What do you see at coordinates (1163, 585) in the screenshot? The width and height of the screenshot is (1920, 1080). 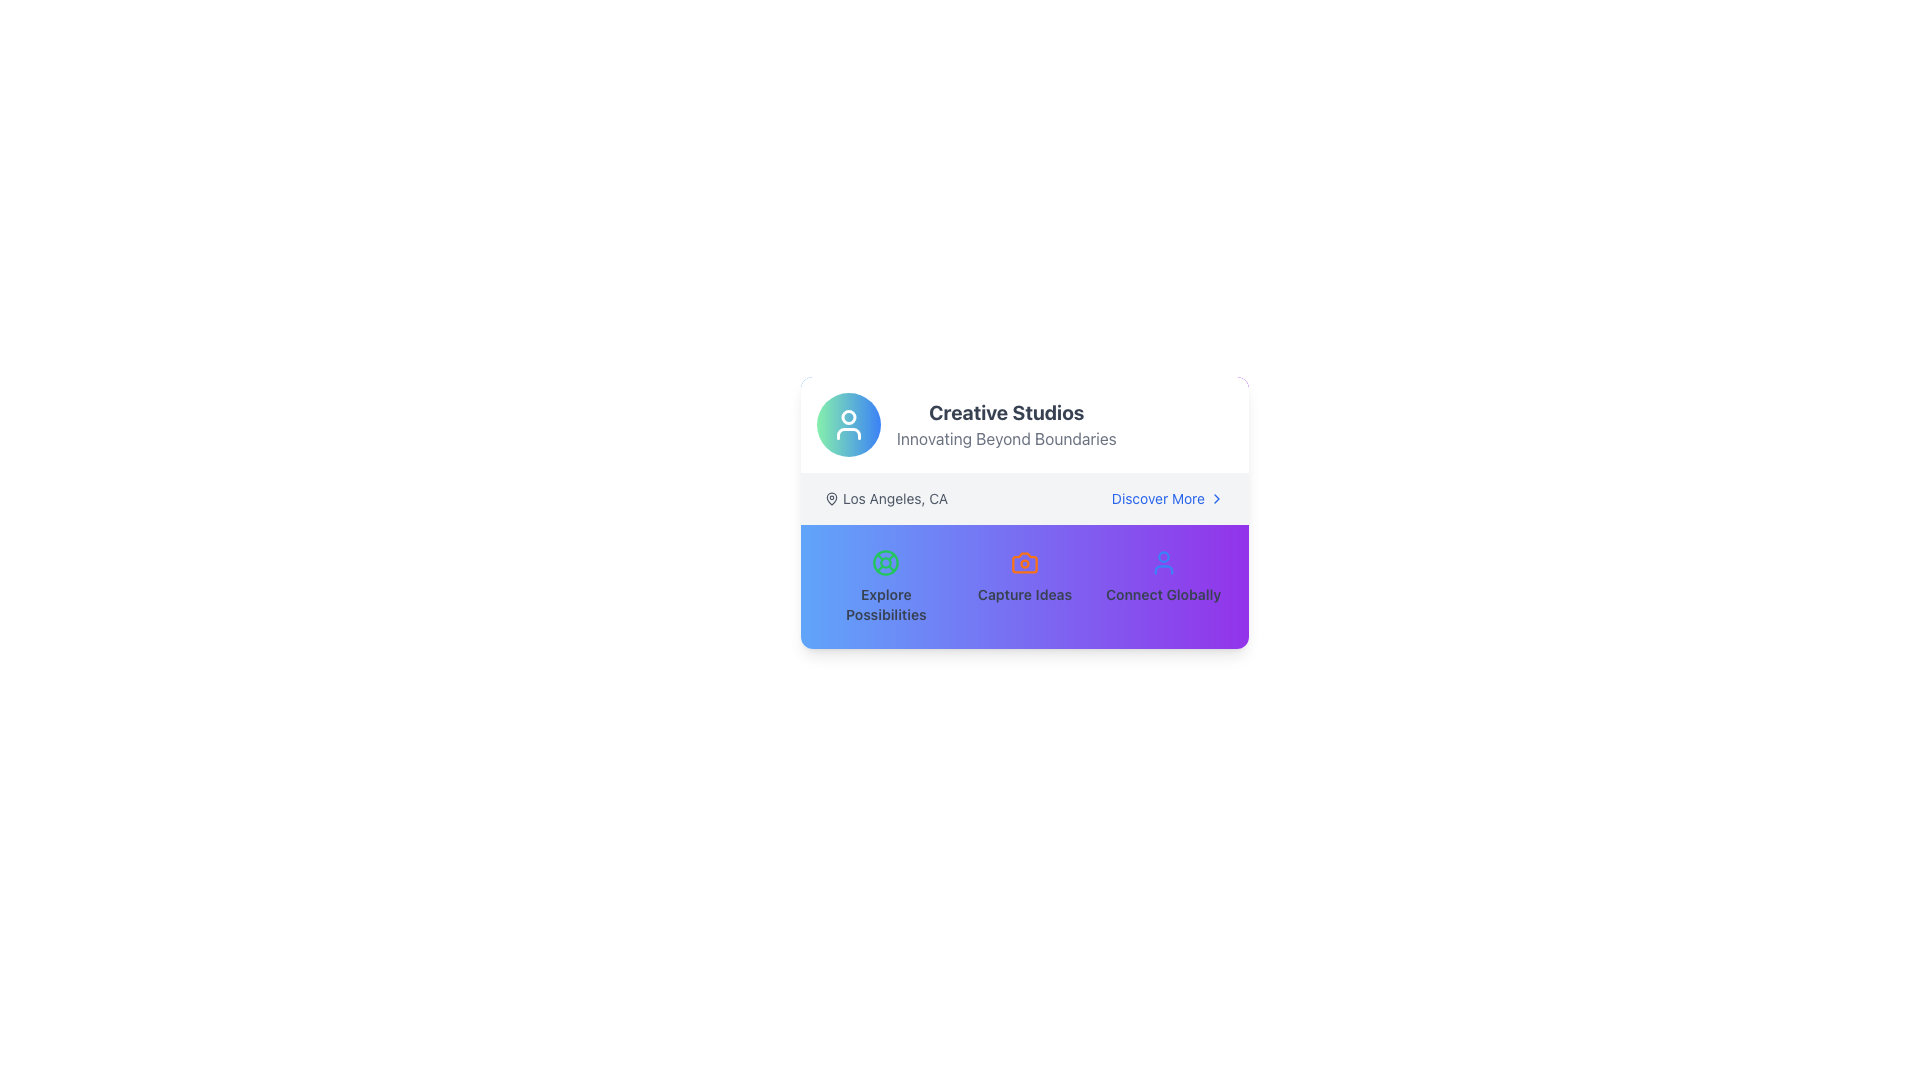 I see `the 'Connect Globally' icon and label, which features a blue icon of a person and dark gray text on a gradient background` at bounding box center [1163, 585].